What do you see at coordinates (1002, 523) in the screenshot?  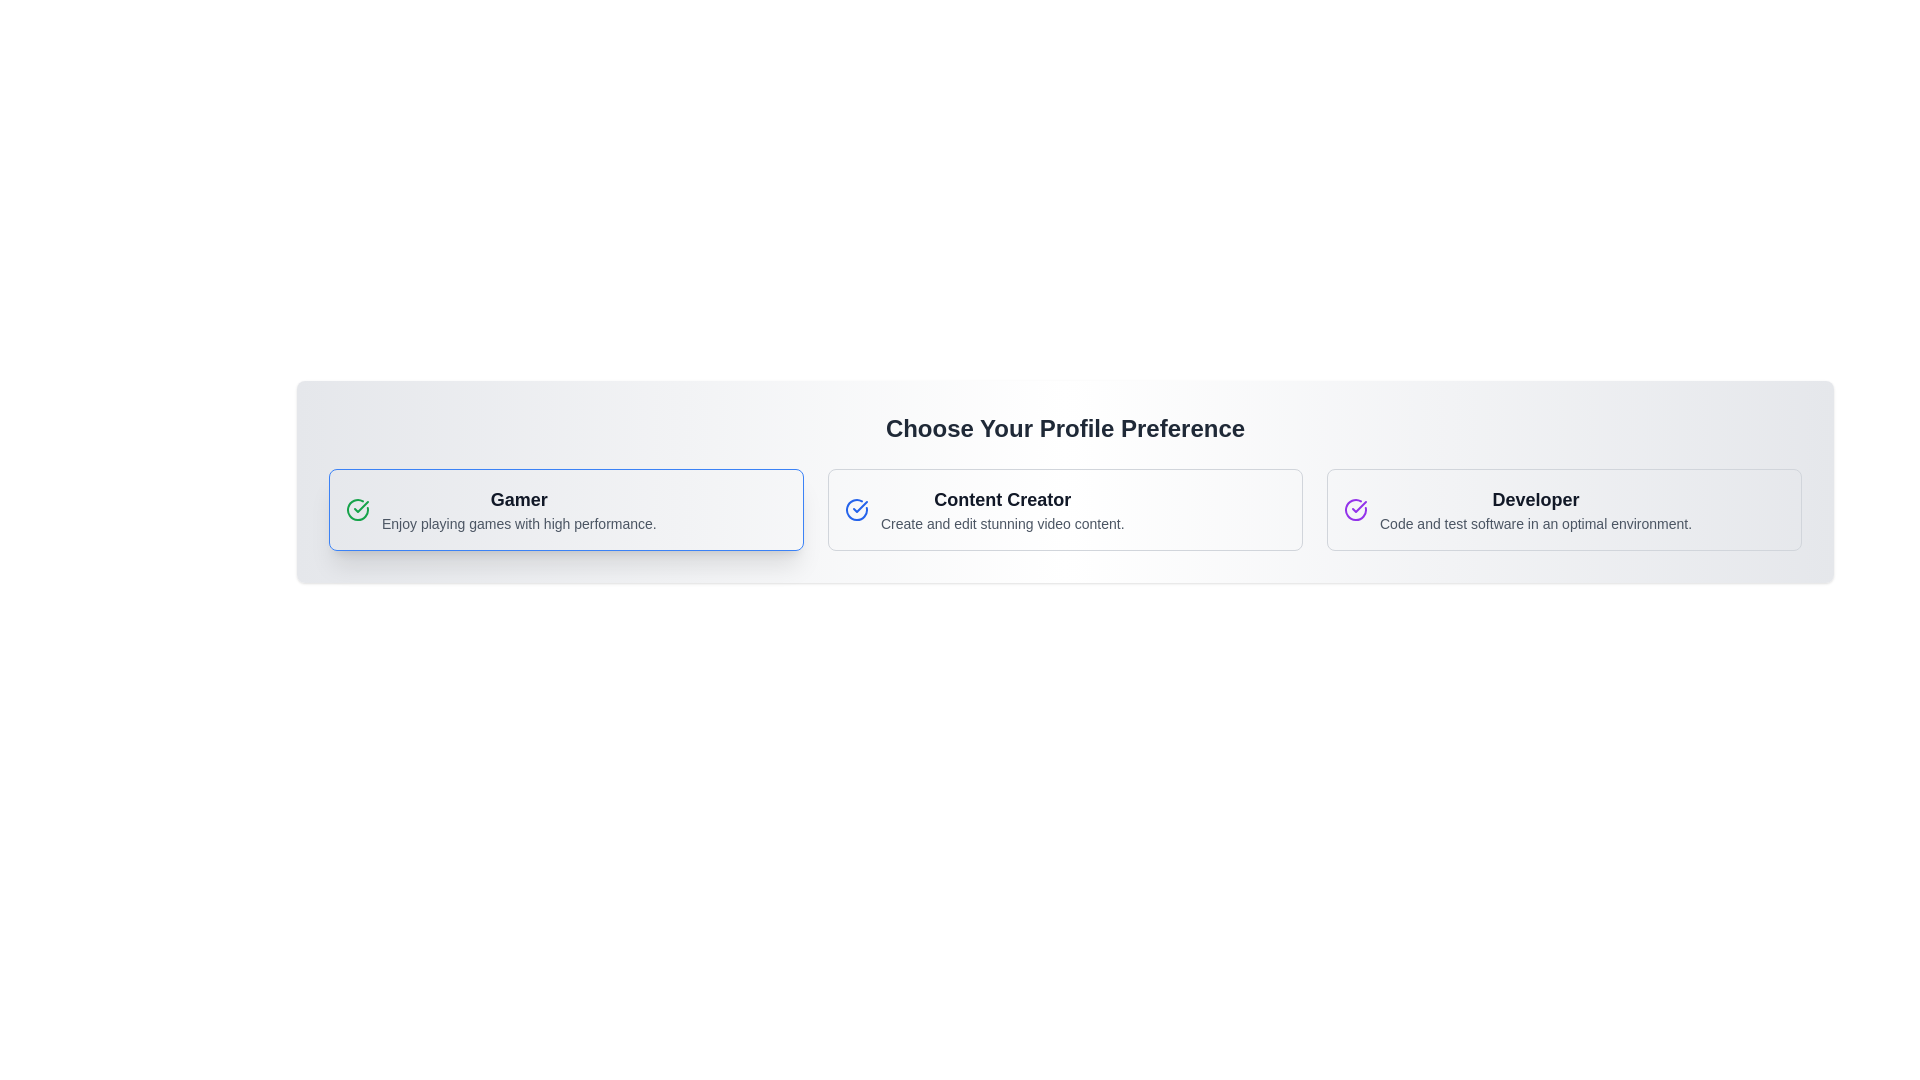 I see `the text segment that reads 'Create and edit stunning video content.' which is styled in a smaller muted gray font and located directly below the 'Content Creator' title in the middle interactive box` at bounding box center [1002, 523].